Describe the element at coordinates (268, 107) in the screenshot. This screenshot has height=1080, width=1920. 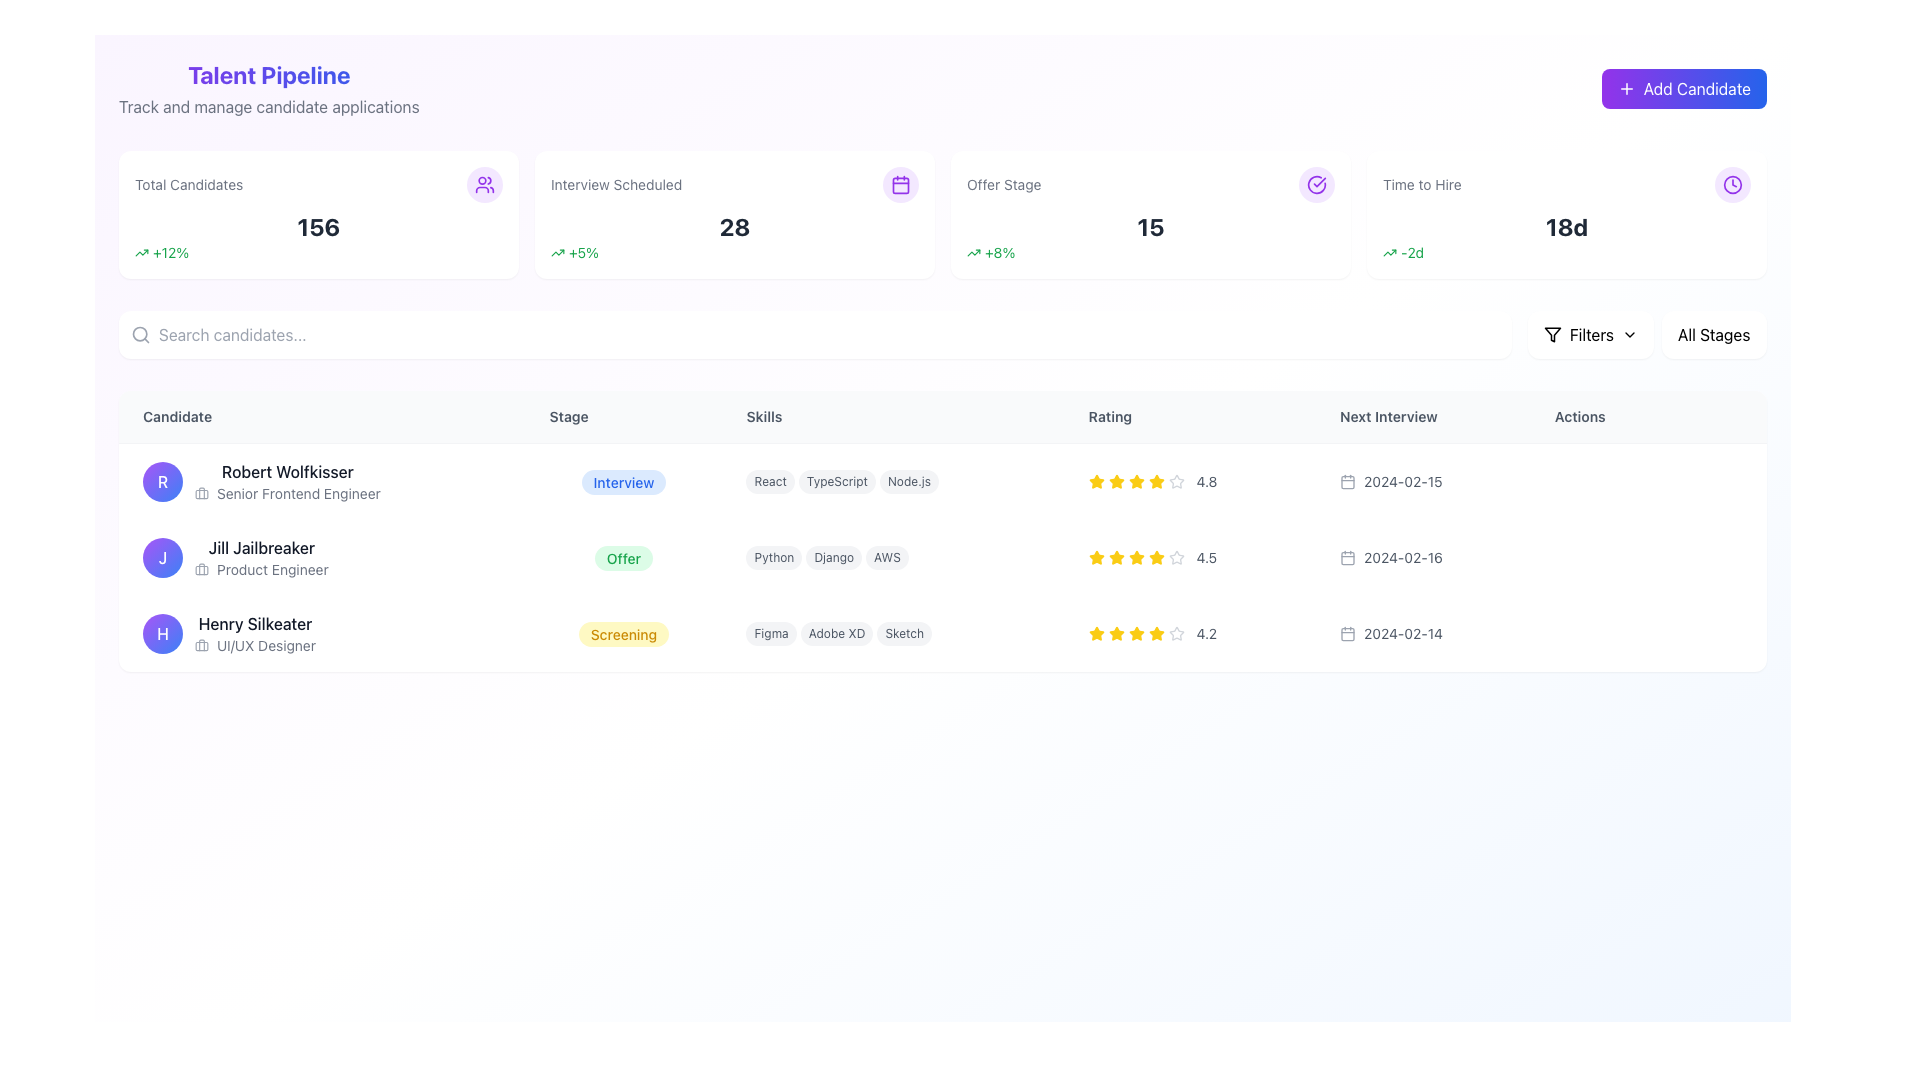
I see `the informational text label located below the 'Talent Pipeline' title, which clarifies the section's purpose` at that location.